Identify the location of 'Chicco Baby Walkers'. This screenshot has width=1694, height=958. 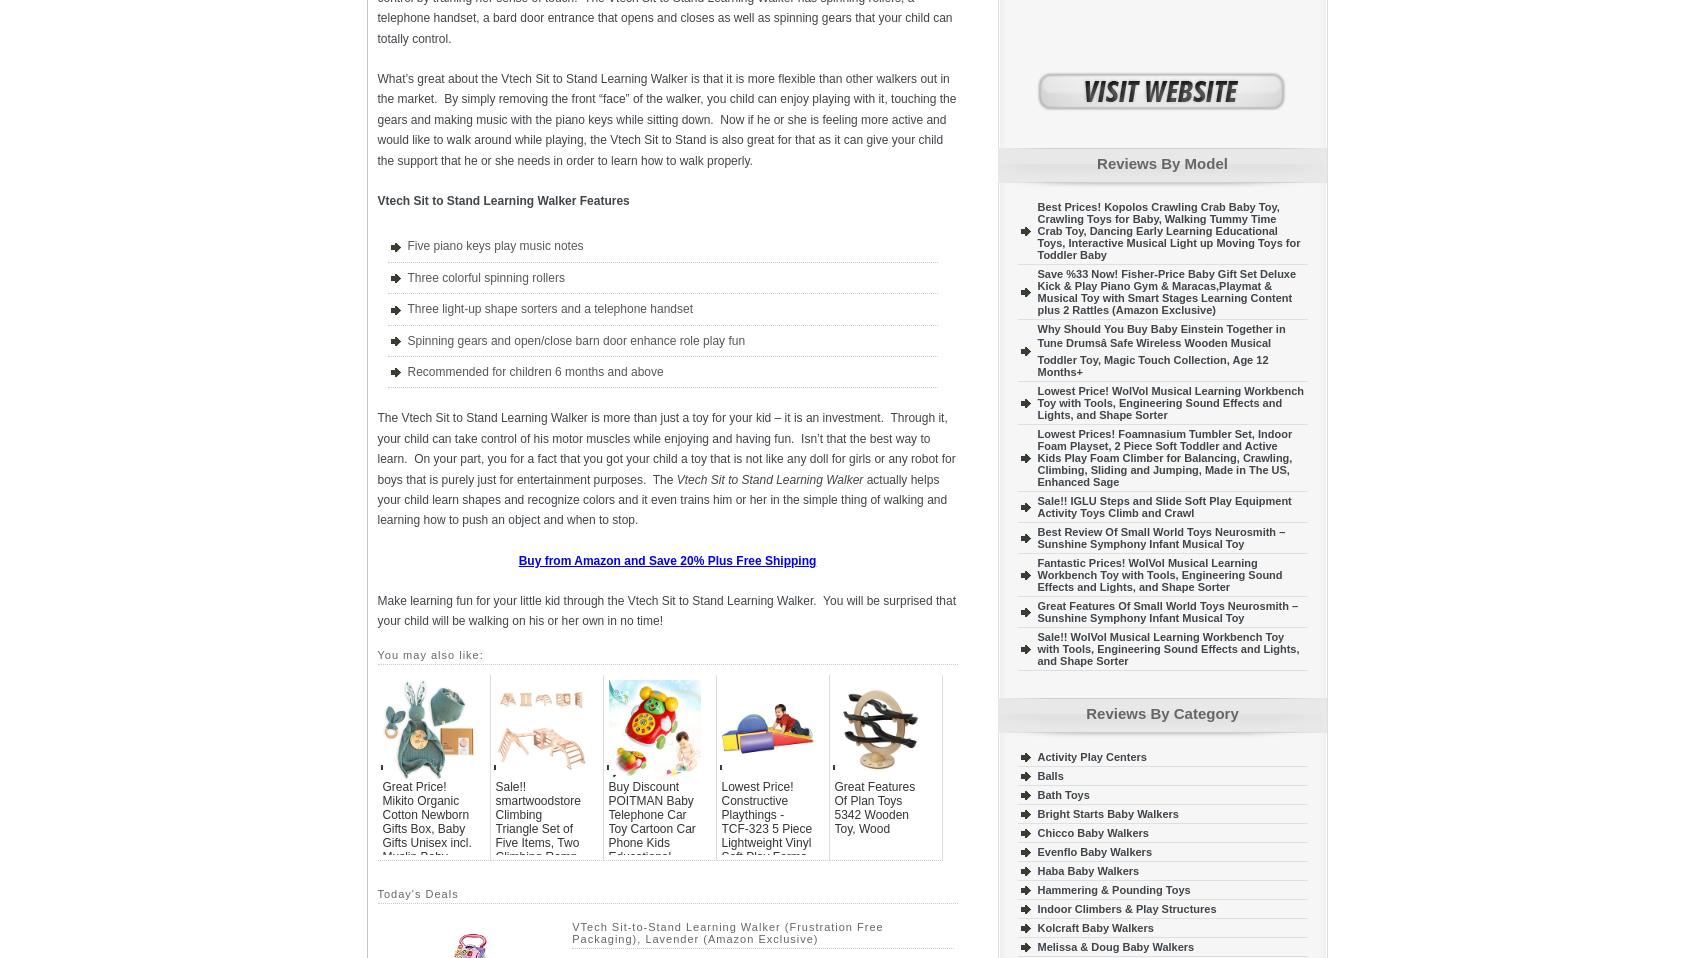
(1091, 831).